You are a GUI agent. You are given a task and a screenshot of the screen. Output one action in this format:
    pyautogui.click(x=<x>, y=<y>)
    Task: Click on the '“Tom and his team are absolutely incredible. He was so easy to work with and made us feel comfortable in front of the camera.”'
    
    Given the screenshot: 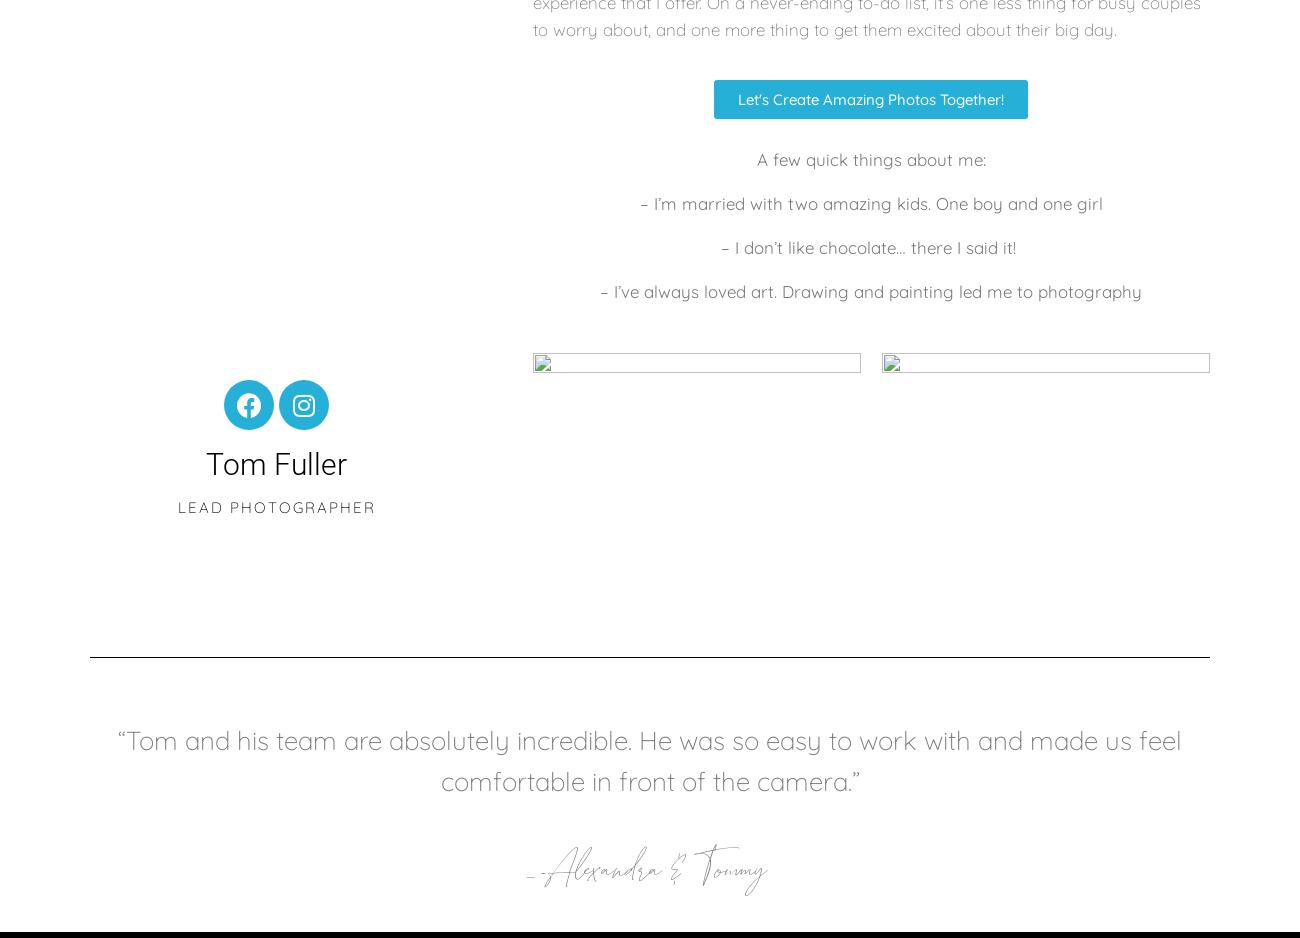 What is the action you would take?
    pyautogui.click(x=117, y=760)
    